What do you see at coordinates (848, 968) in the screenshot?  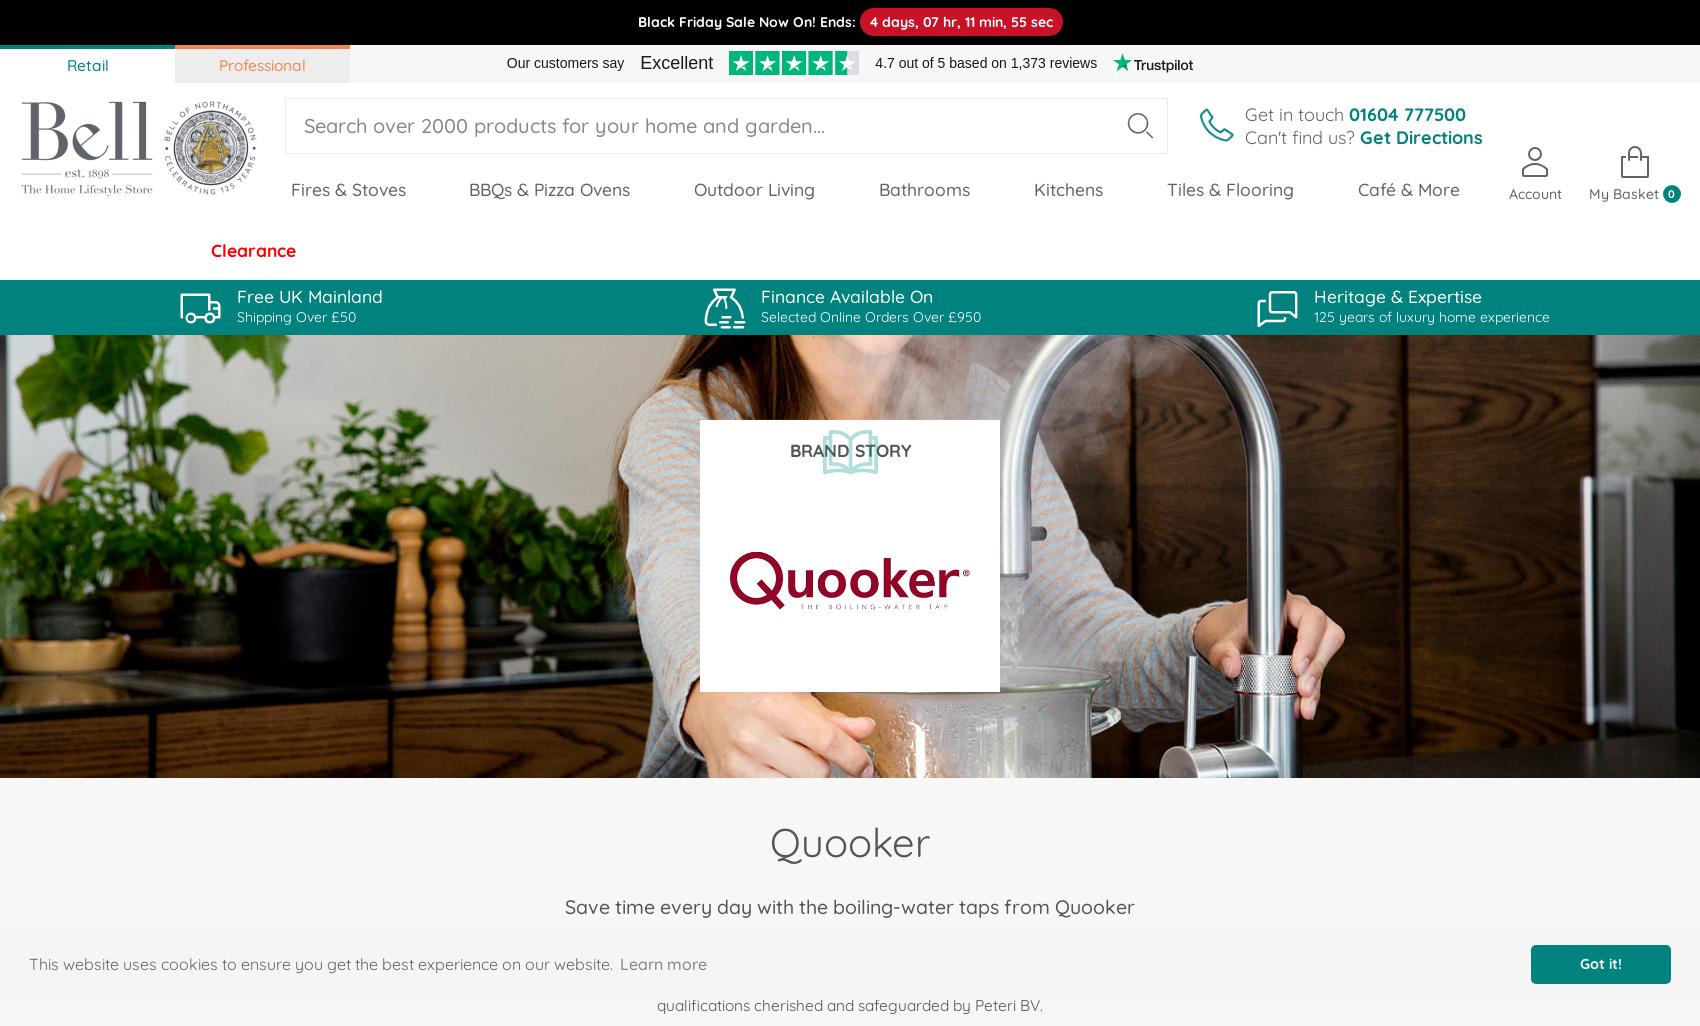 I see `'Registered as a brand in 1989, Quooker’s descriptive and internationally recognisable name has proven to be a great success. The Quooker is the world’s first boiling-water tap and the company holds global patents both on the Quooker and some of its parts. The Quooker brand represents high-end technology and excellent quality – qualifications cherished and safeguarded by Peteri BV.'` at bounding box center [848, 968].